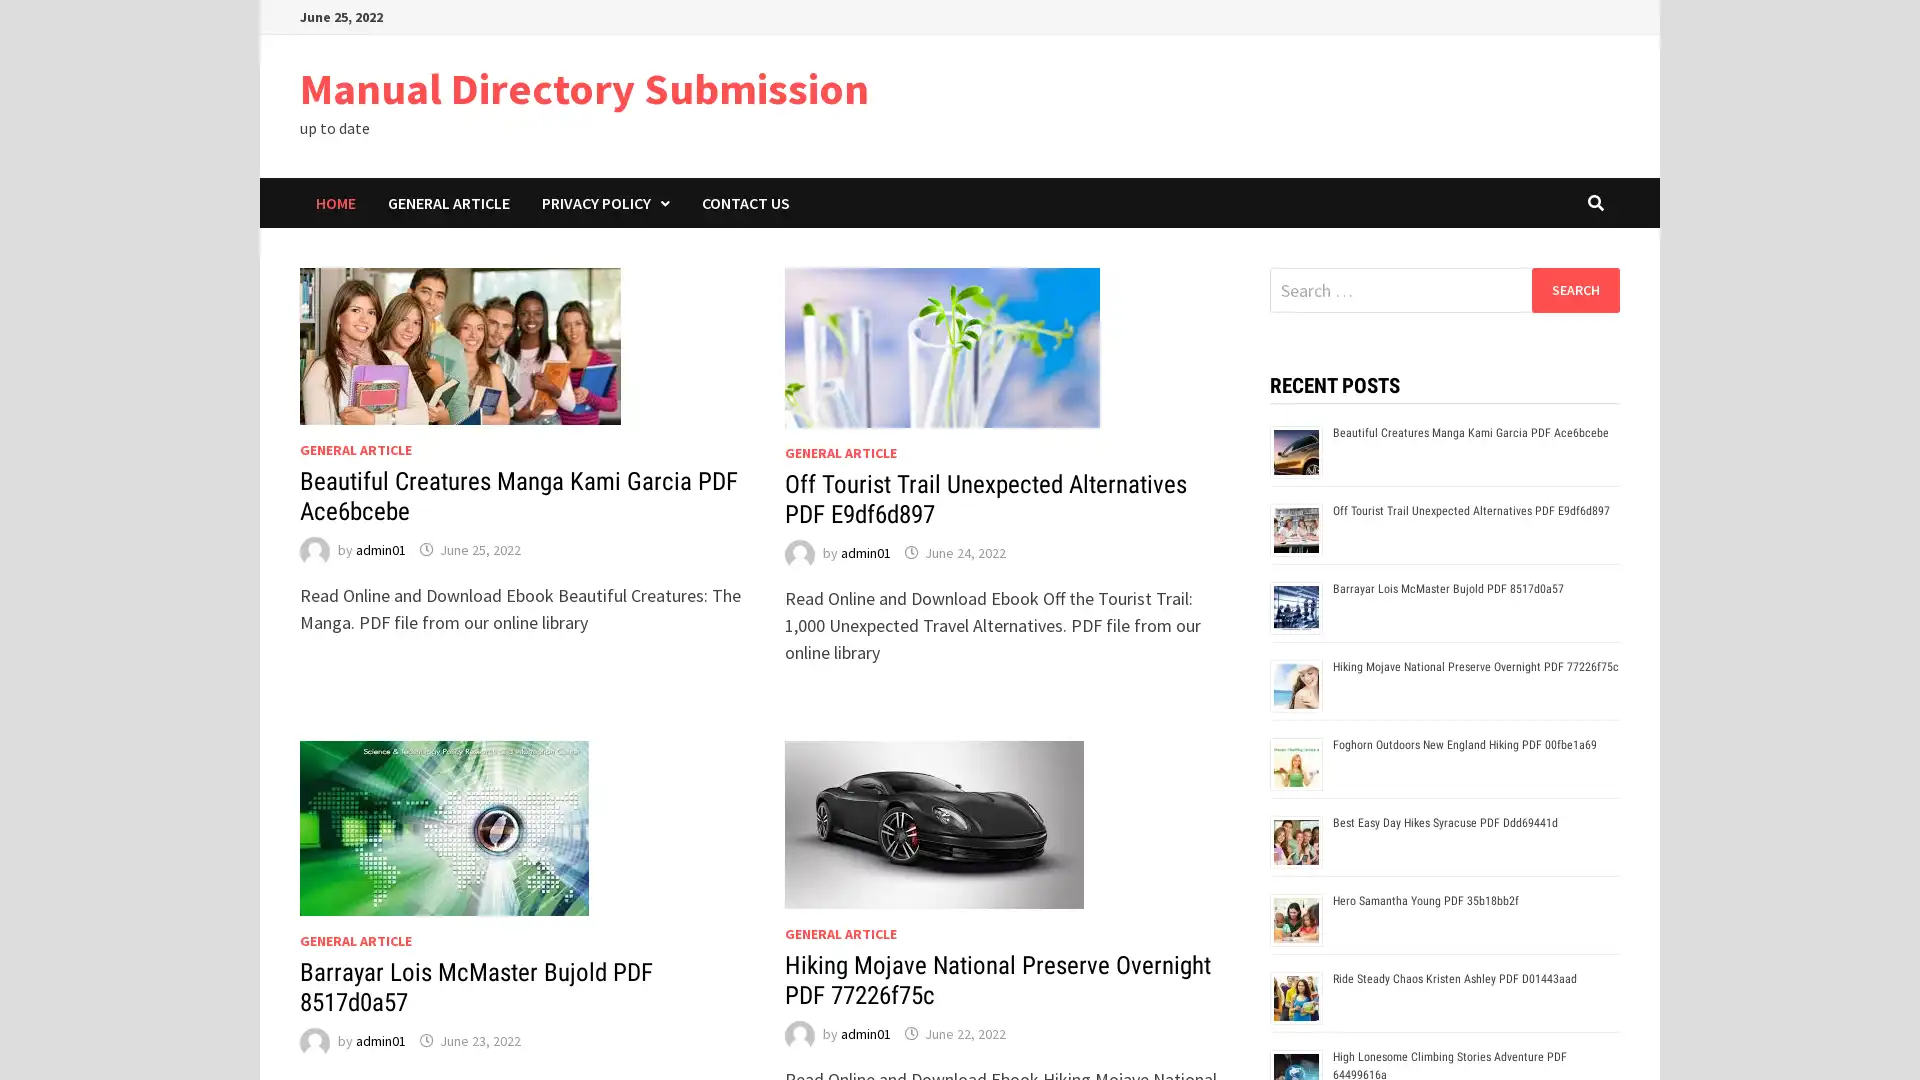 The image size is (1920, 1080). Describe the element at coordinates (1574, 289) in the screenshot. I see `Search` at that location.